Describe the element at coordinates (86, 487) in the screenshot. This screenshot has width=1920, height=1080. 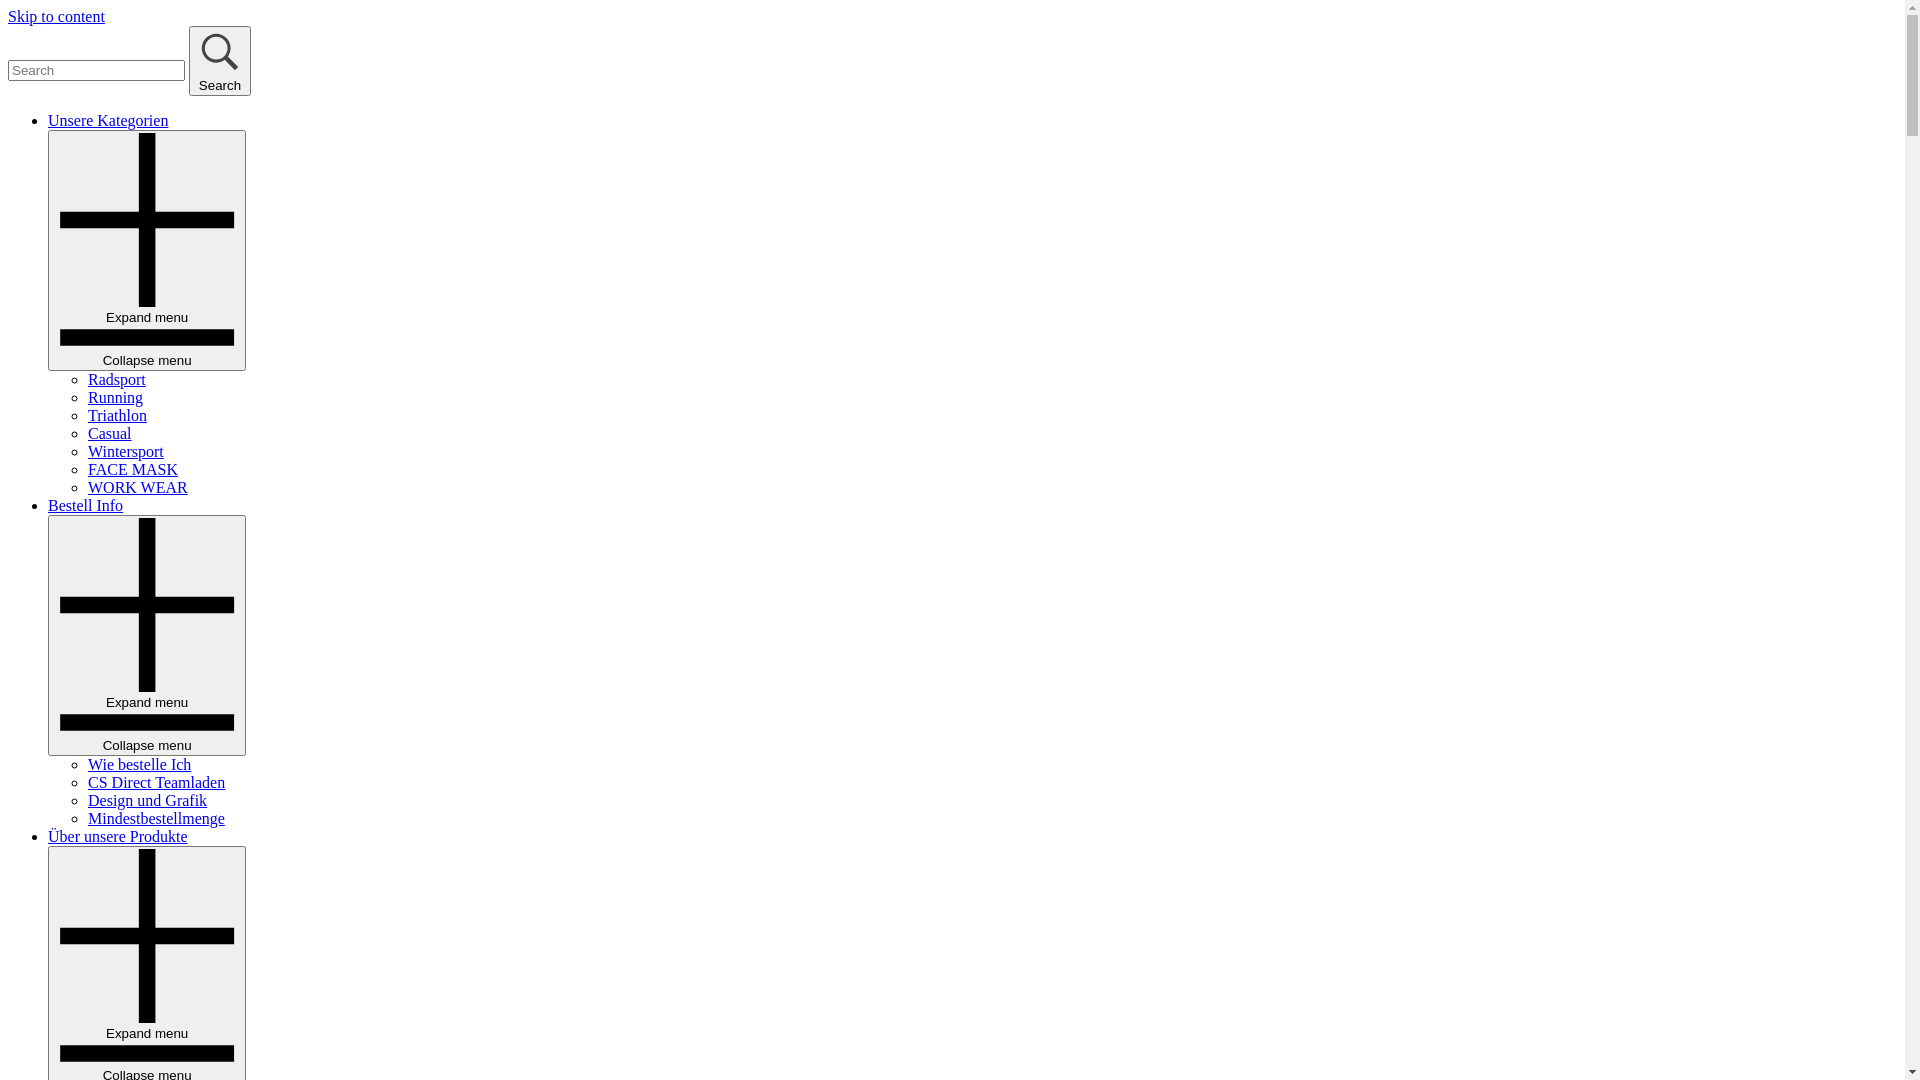
I see `'WORK WEAR'` at that location.